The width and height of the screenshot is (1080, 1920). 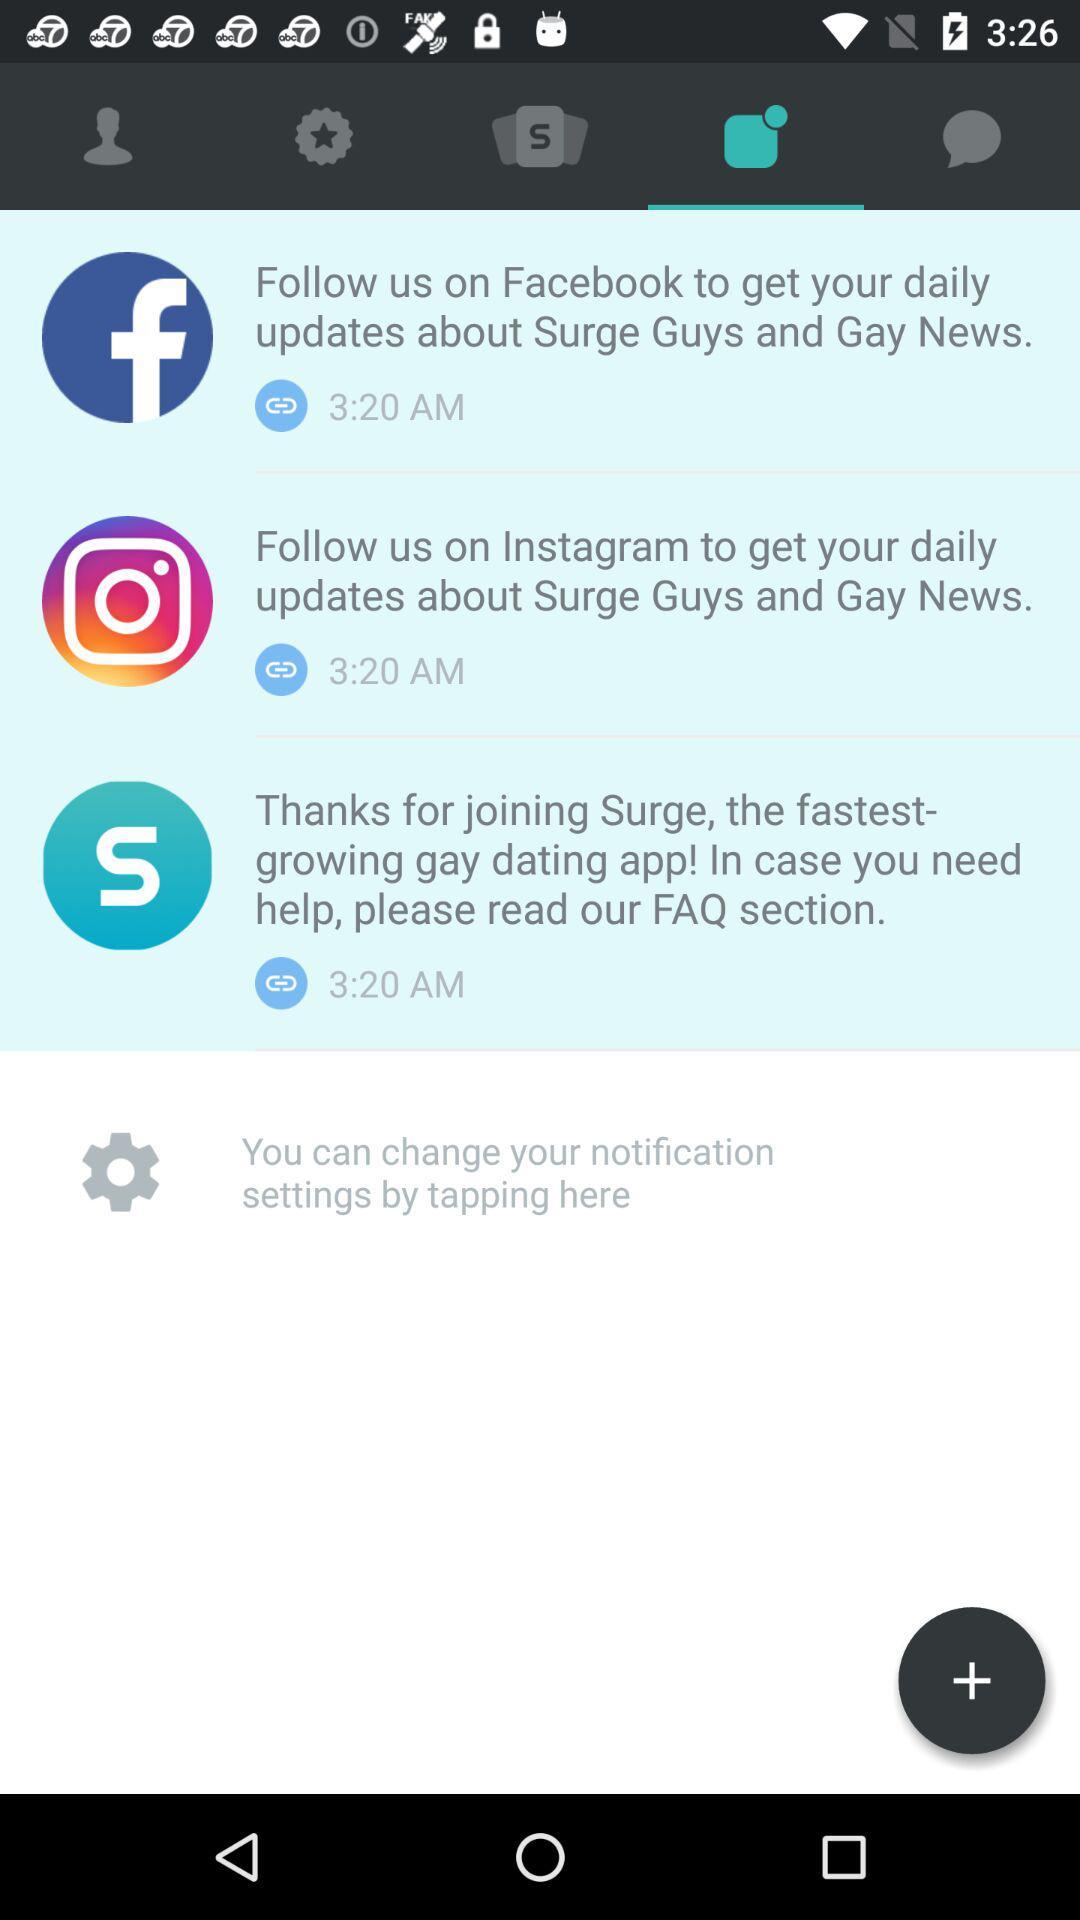 I want to click on the add icon, so click(x=971, y=1680).